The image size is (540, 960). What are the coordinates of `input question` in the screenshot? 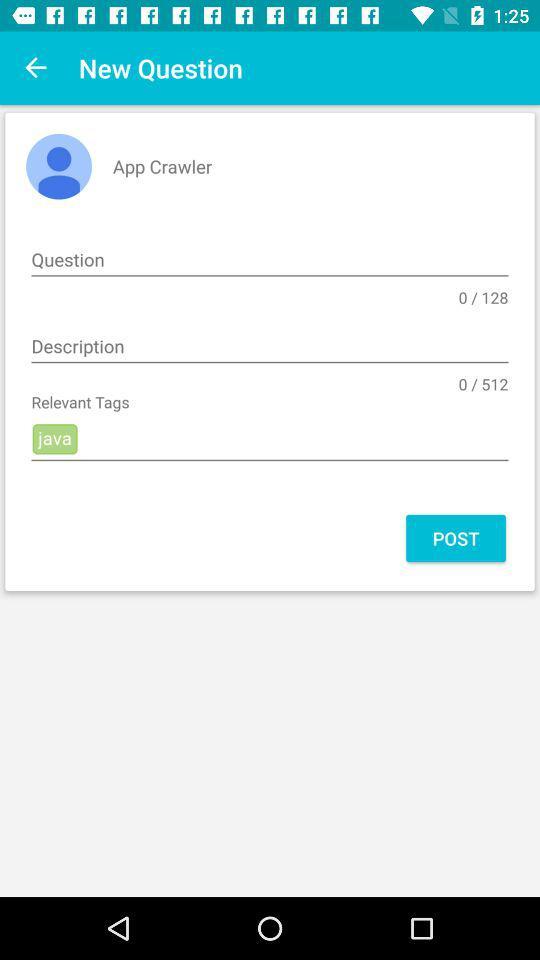 It's located at (270, 259).